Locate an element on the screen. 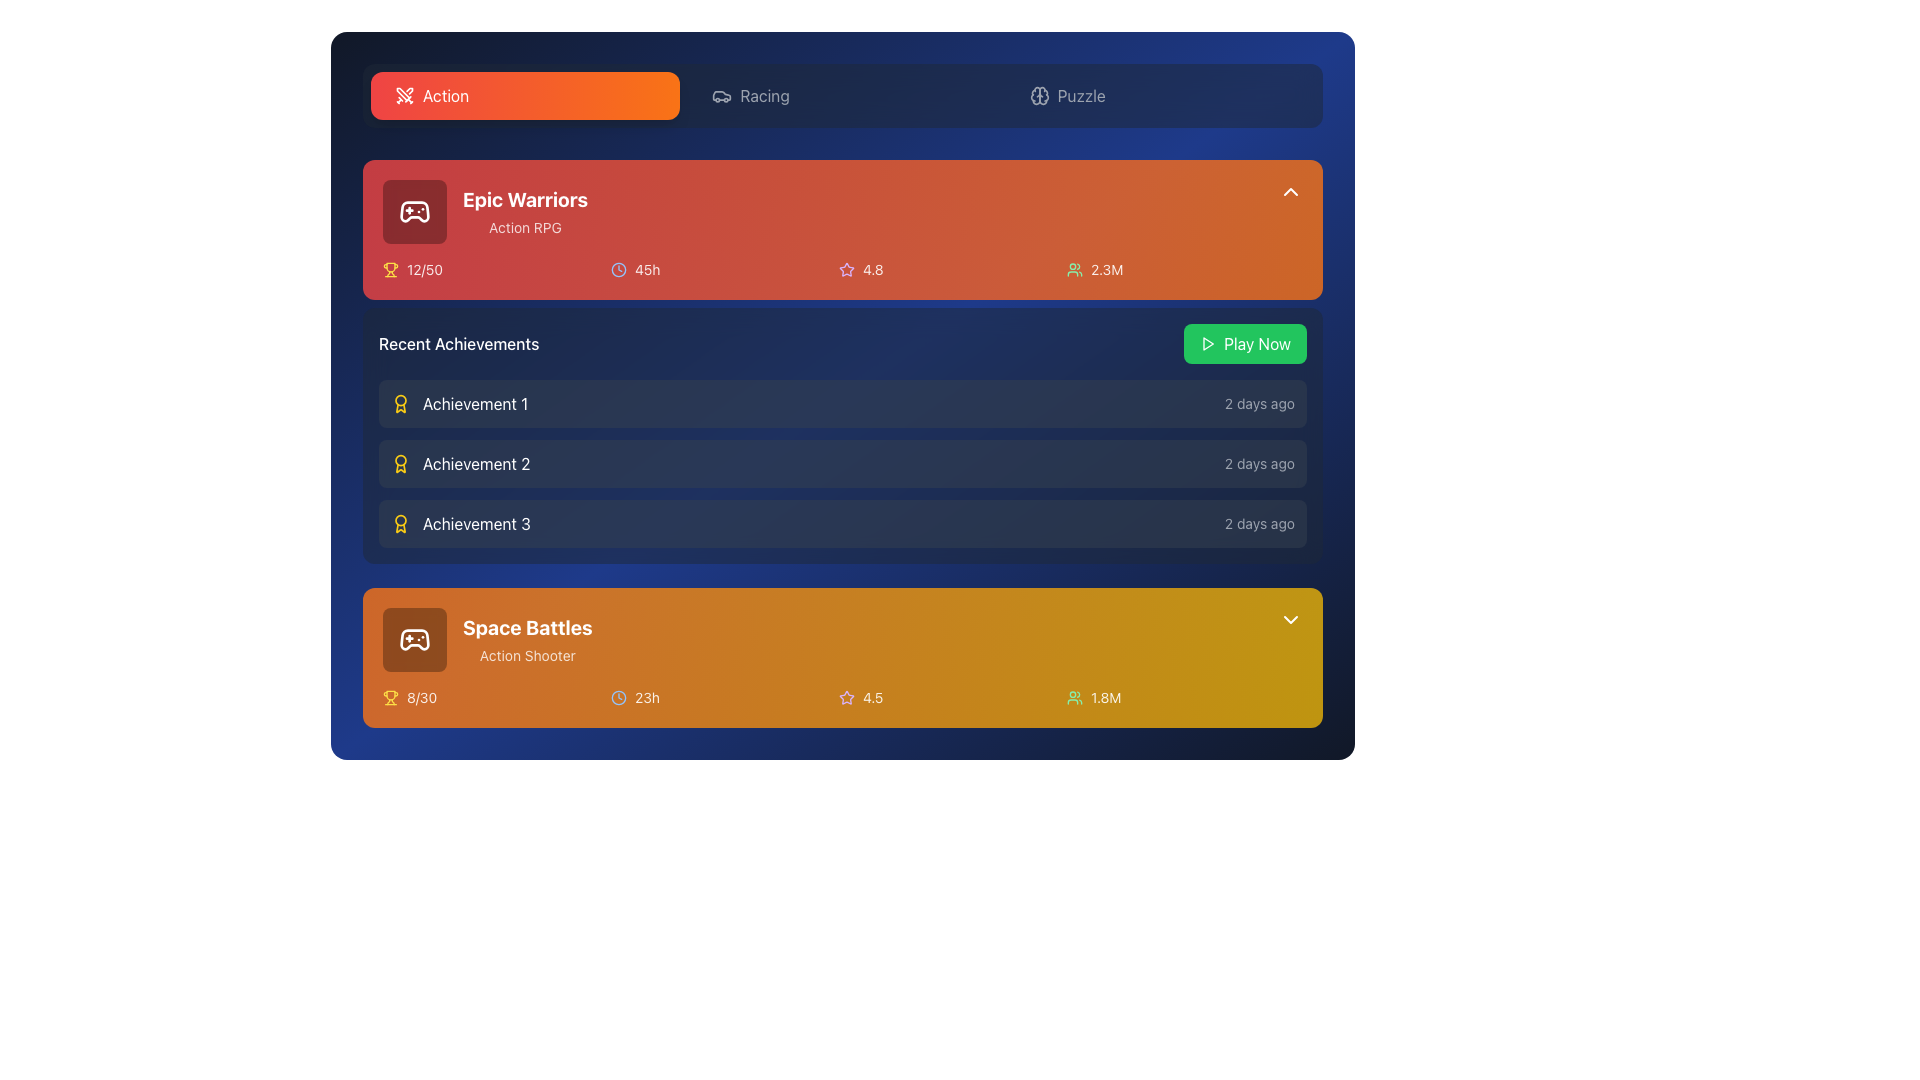 This screenshot has height=1080, width=1920. Text label displaying '4.8' with an adjacent star icon, styled with a light purple hue, located in the orange game card titled 'Epic Warriors' in the metrics row is located at coordinates (944, 270).